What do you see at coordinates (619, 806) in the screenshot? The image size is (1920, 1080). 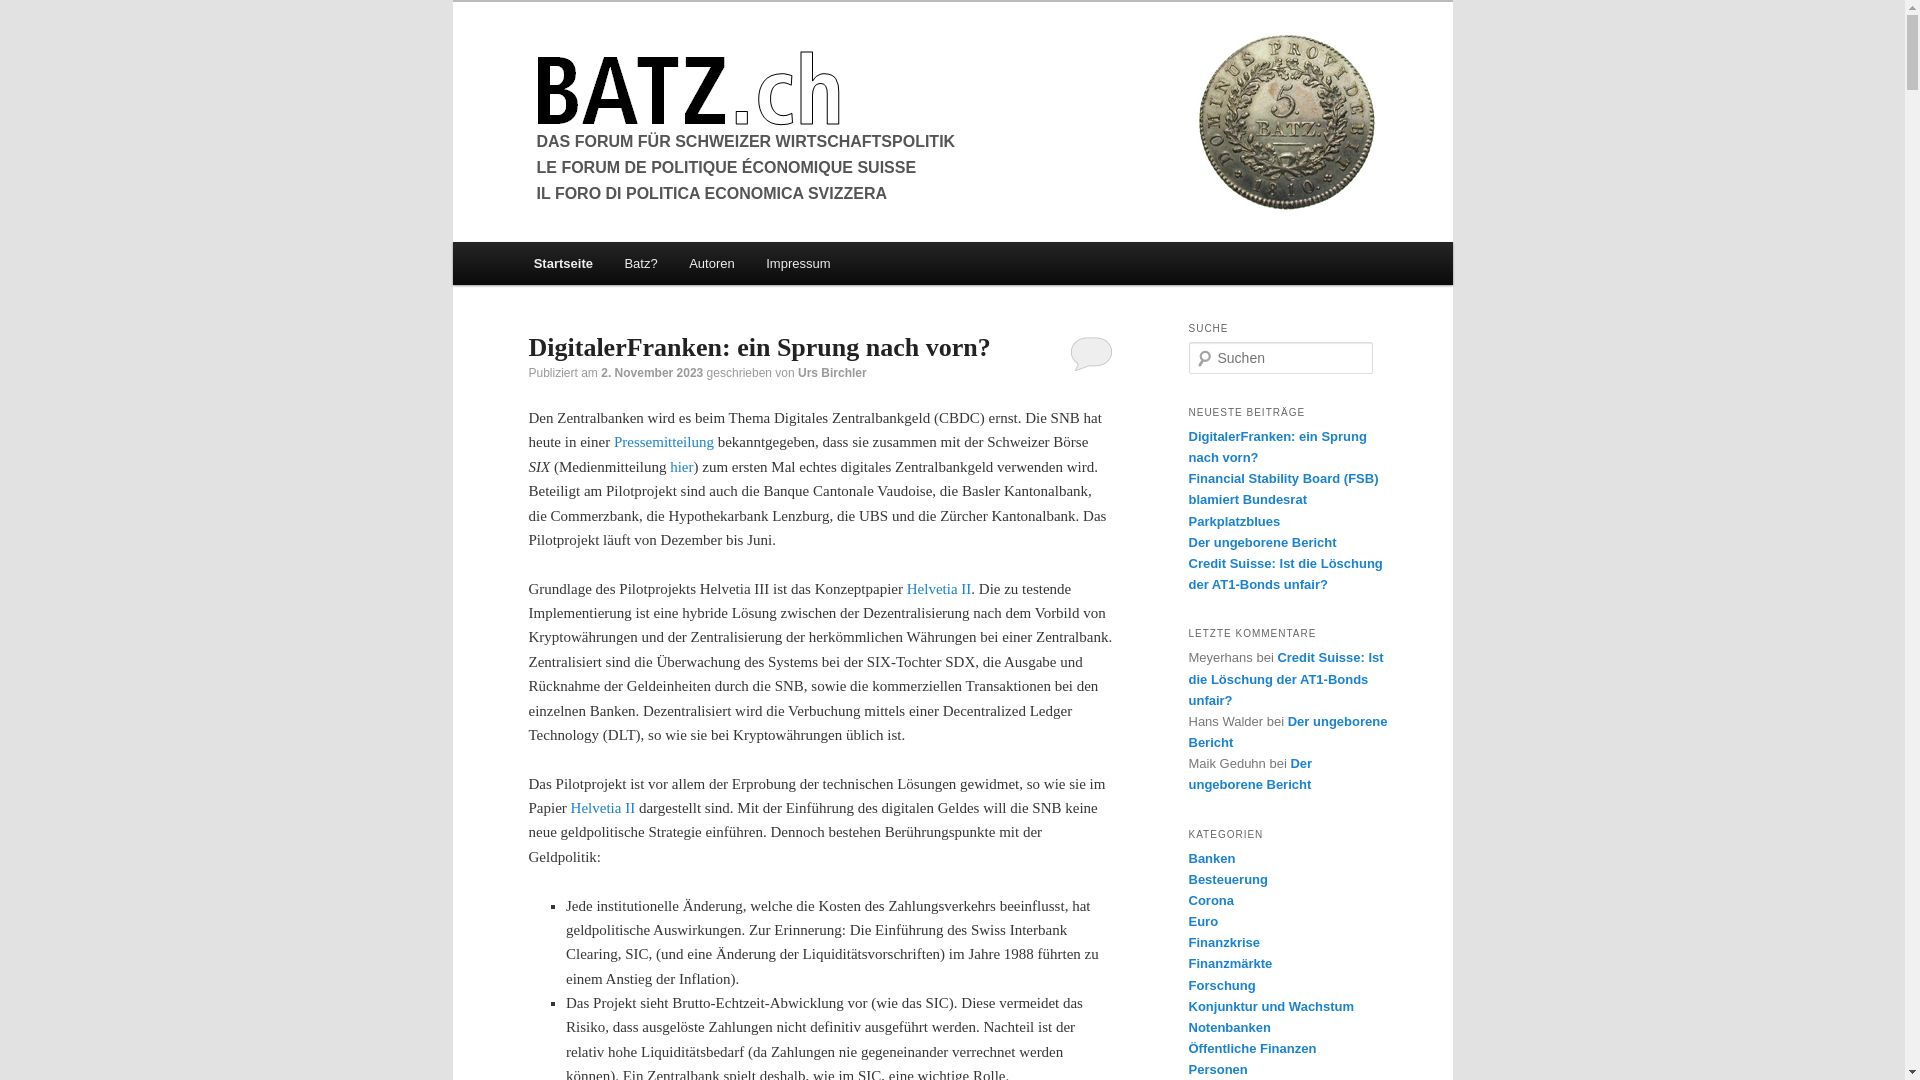 I see `'II'` at bounding box center [619, 806].